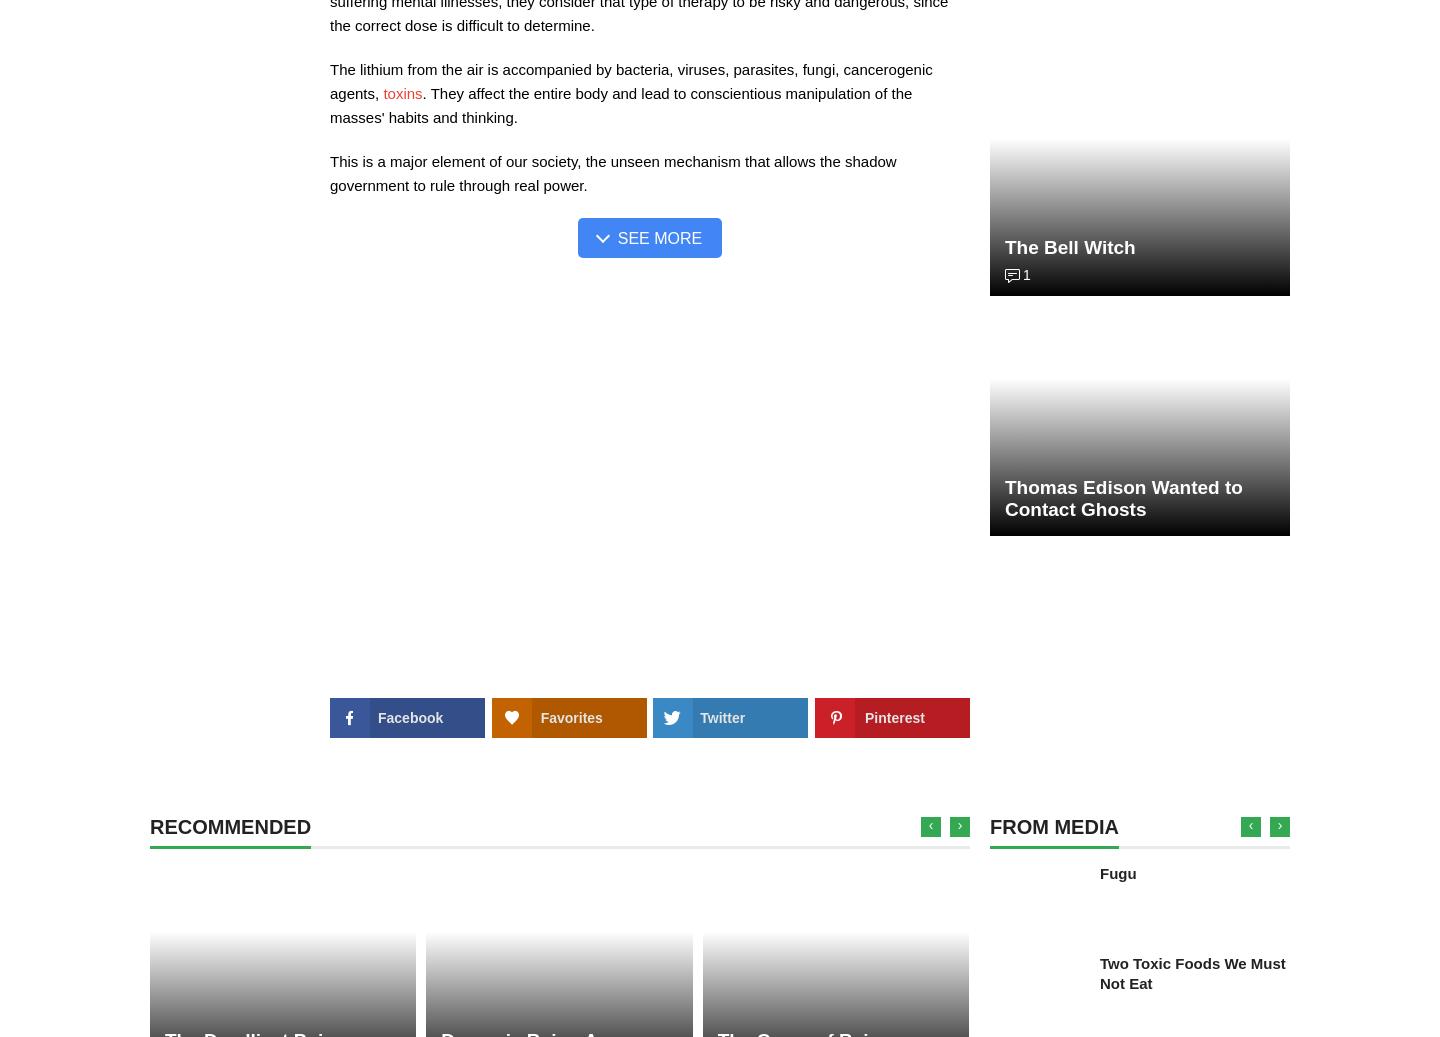  What do you see at coordinates (658, 237) in the screenshot?
I see `'See more'` at bounding box center [658, 237].